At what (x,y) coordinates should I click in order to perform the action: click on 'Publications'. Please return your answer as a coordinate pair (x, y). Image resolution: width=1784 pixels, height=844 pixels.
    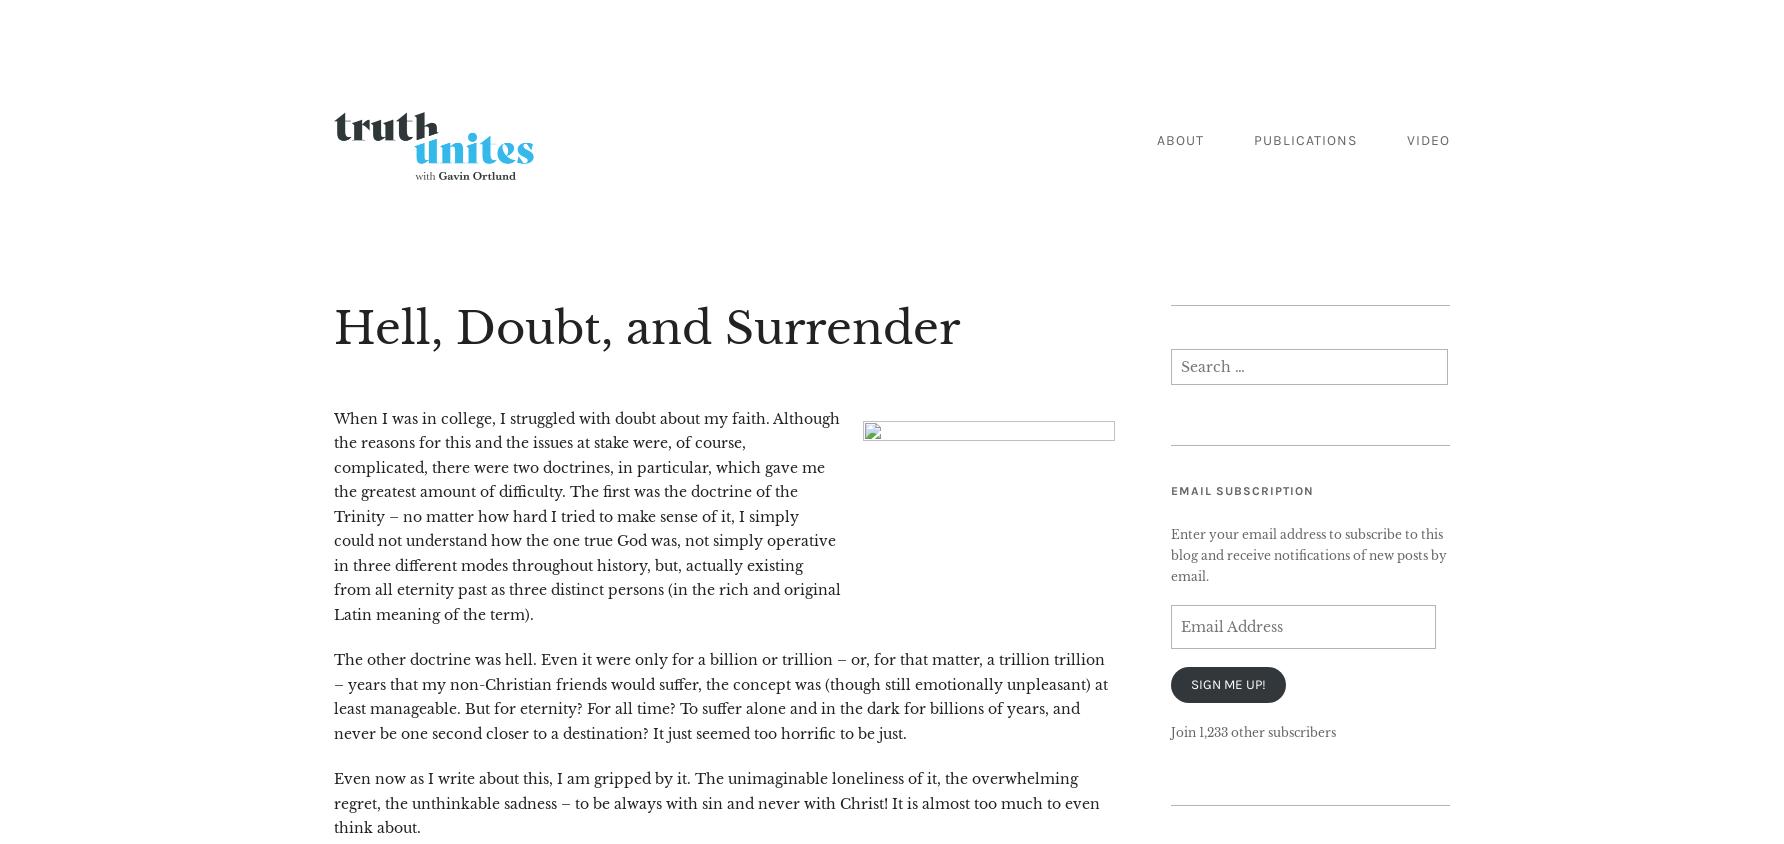
    Looking at the image, I should click on (1252, 140).